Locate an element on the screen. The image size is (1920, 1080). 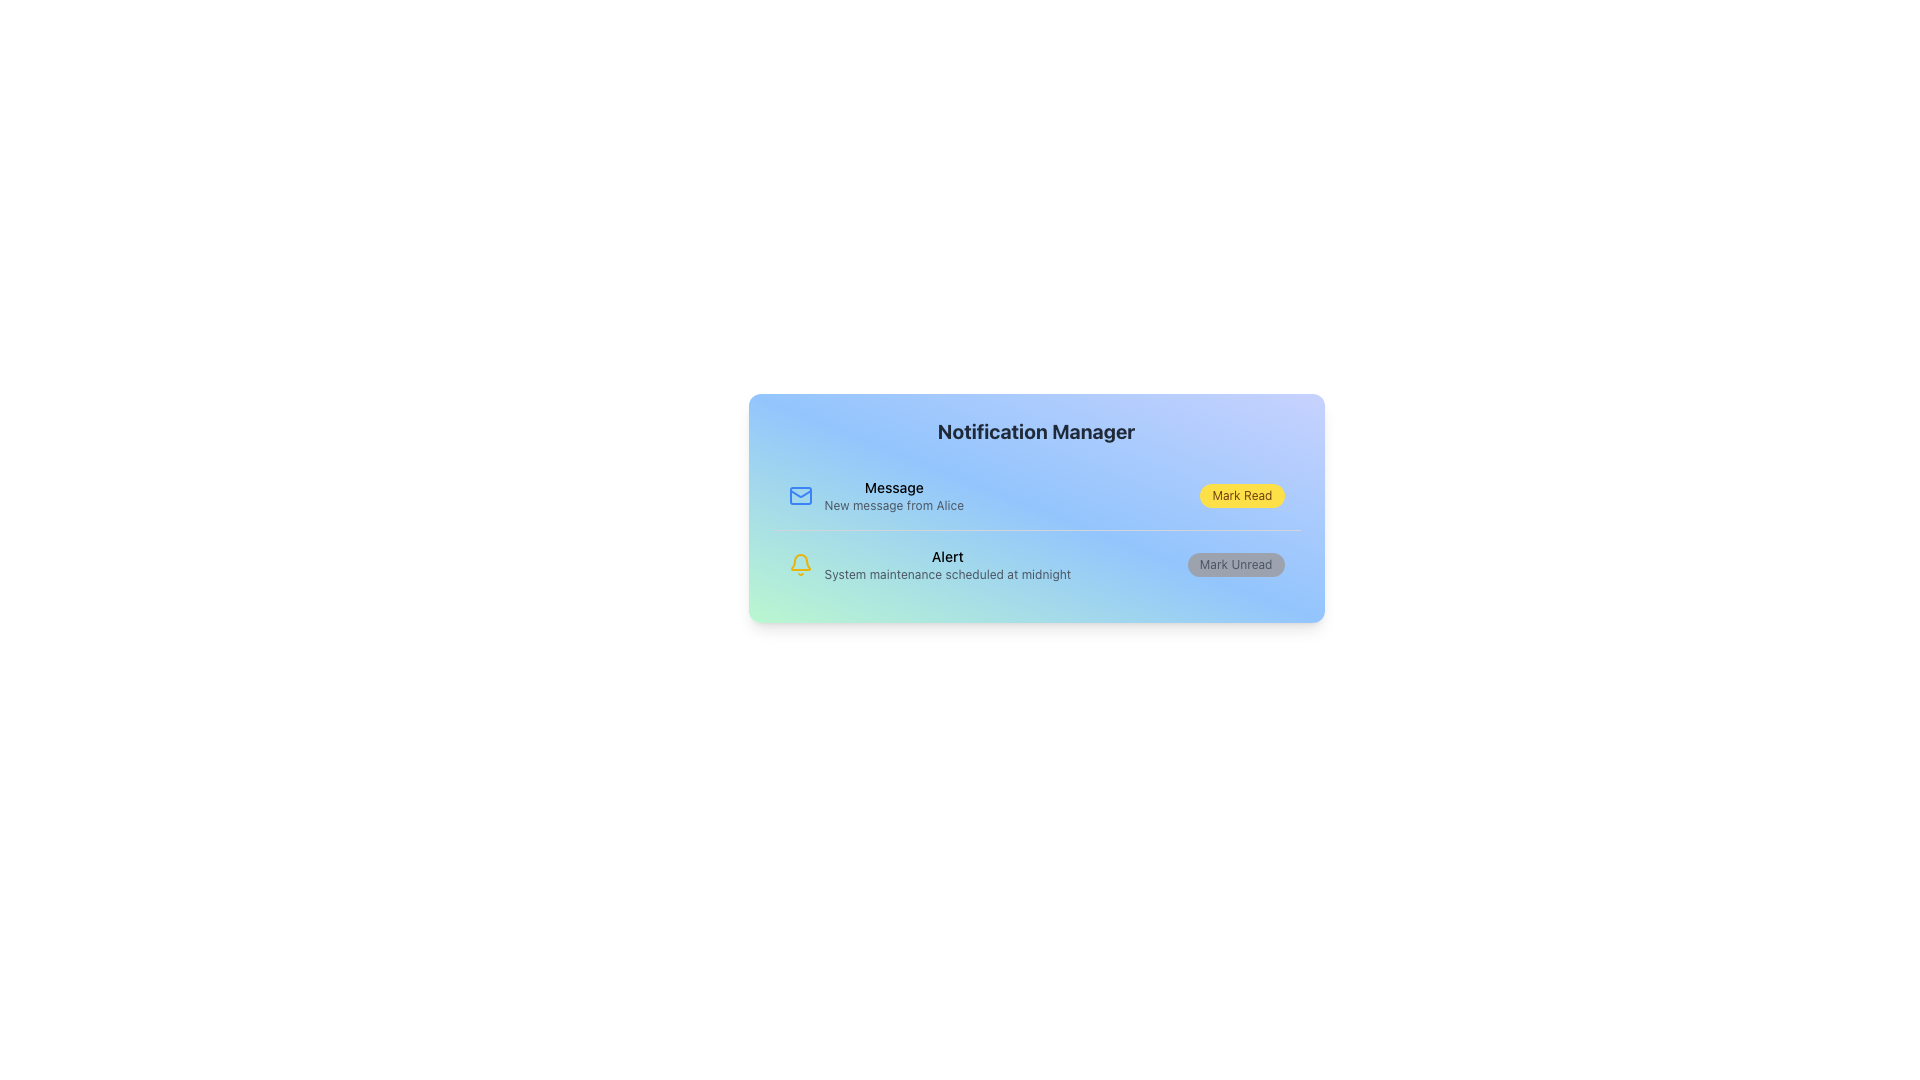
the notification item alerting the user about a new message from Alice is located at coordinates (893, 495).